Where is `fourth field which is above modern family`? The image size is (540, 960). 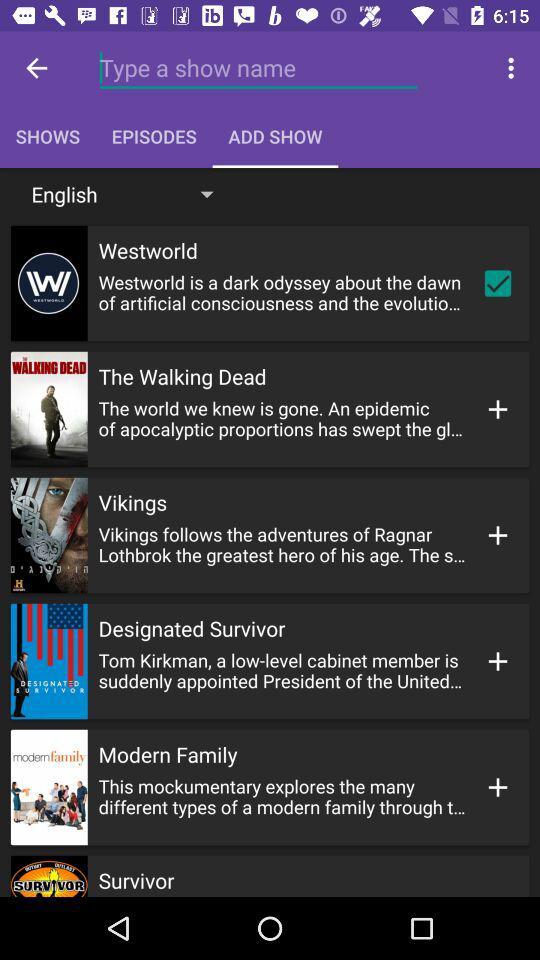 fourth field which is above modern family is located at coordinates (270, 661).